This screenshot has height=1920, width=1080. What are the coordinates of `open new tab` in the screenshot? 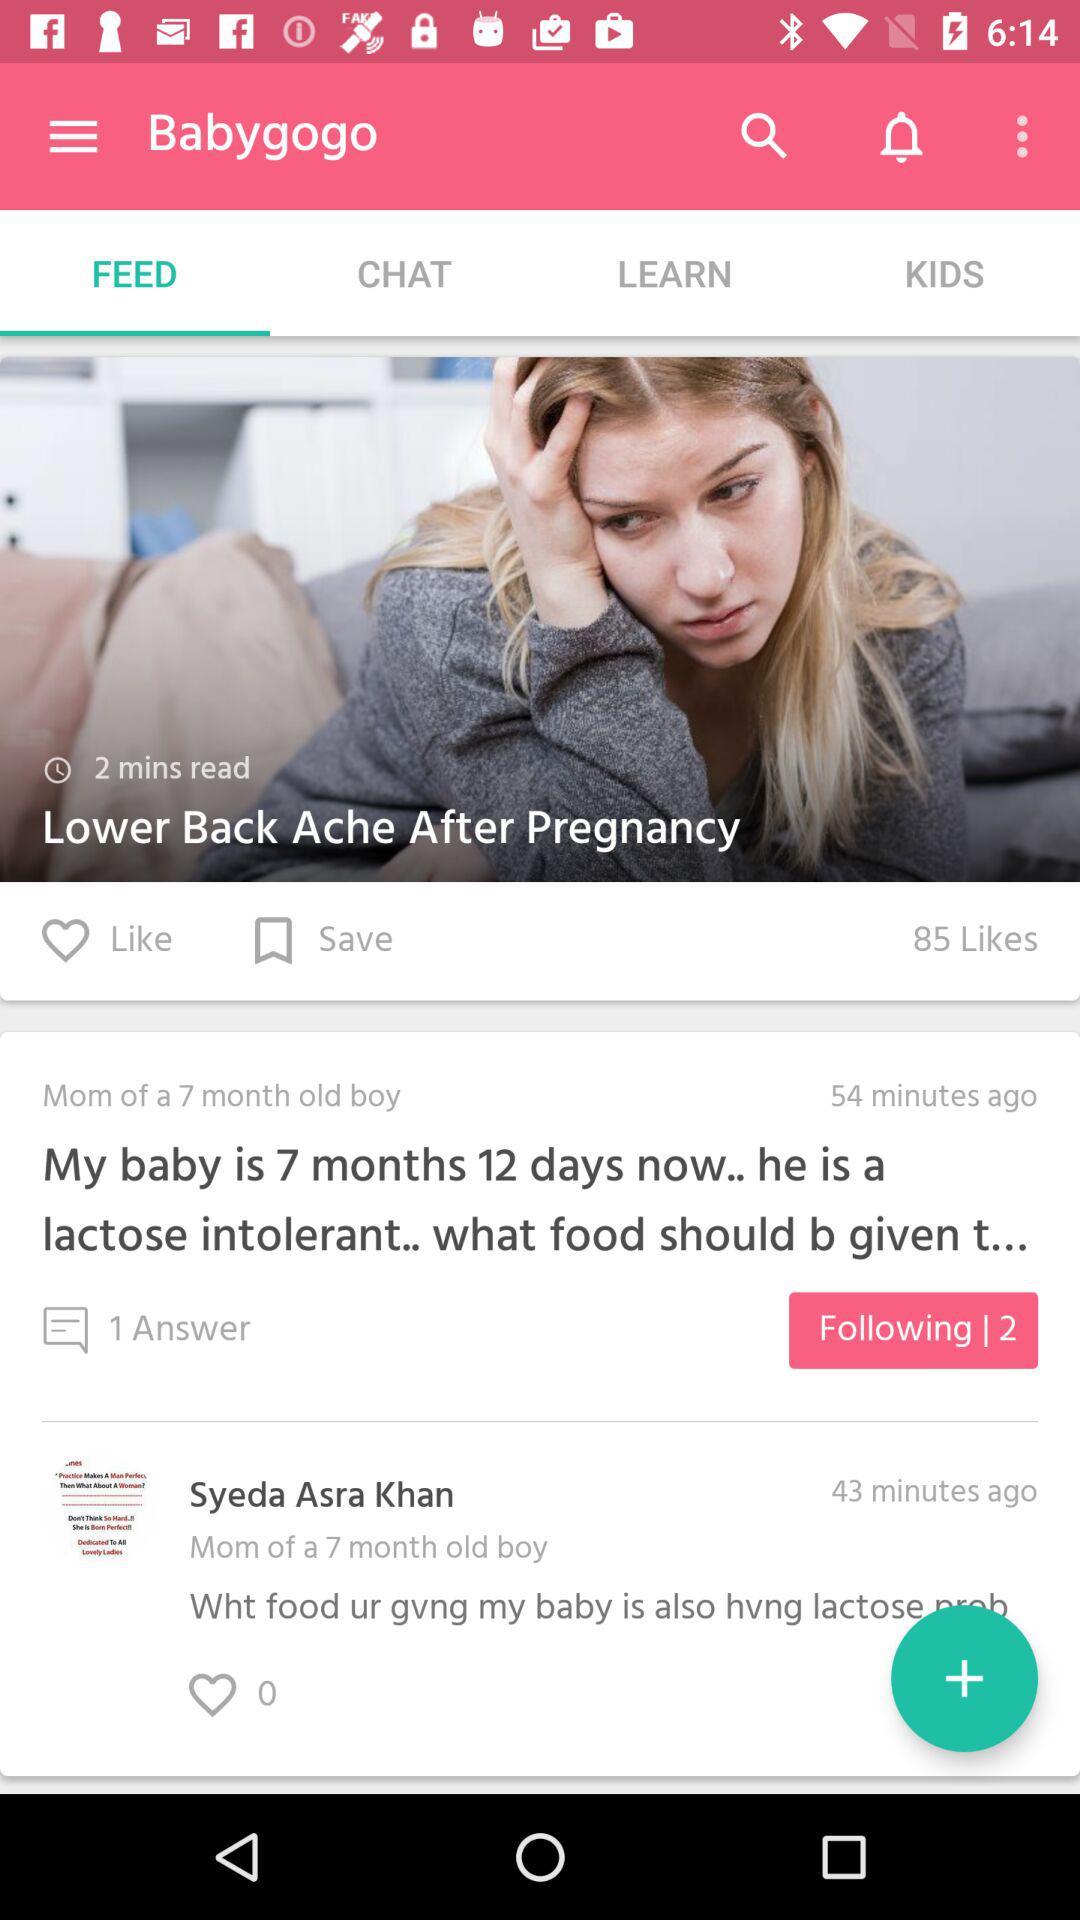 It's located at (963, 1678).